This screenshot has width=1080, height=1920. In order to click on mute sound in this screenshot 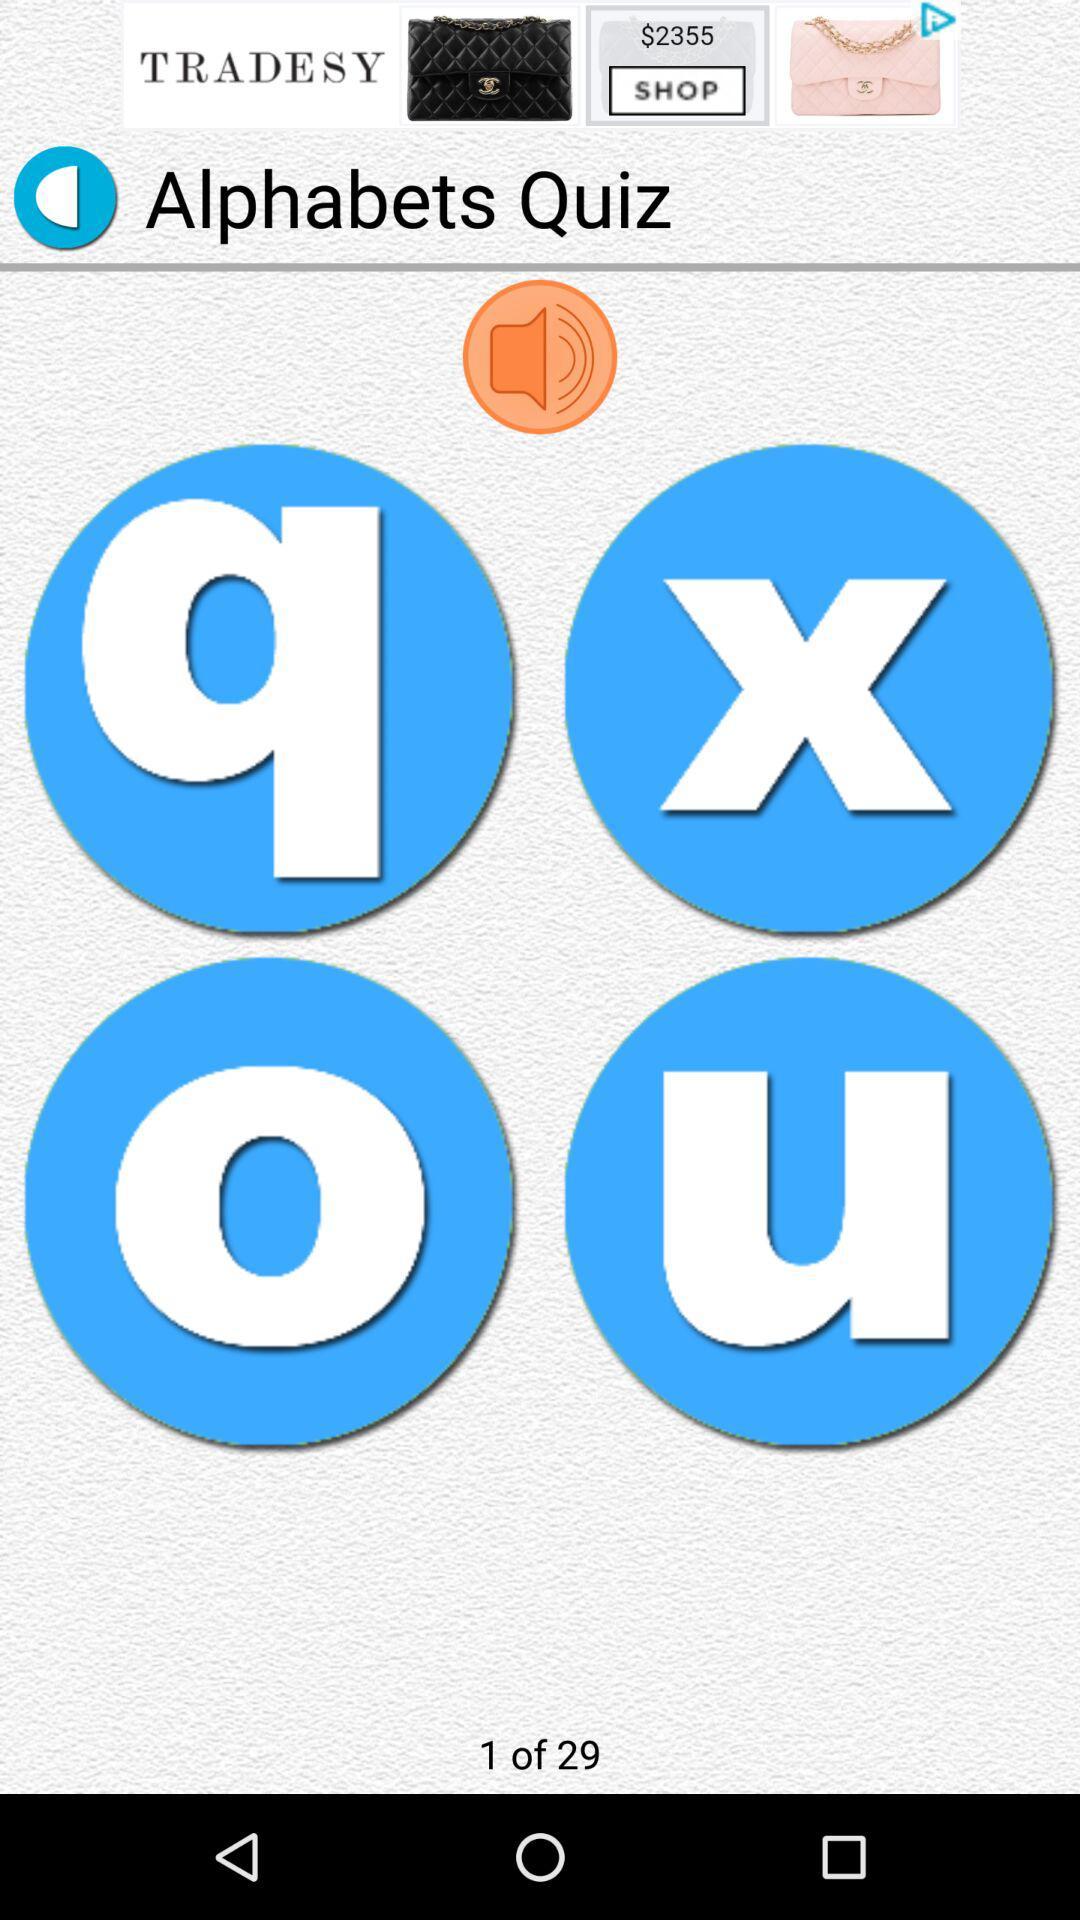, I will do `click(540, 356)`.